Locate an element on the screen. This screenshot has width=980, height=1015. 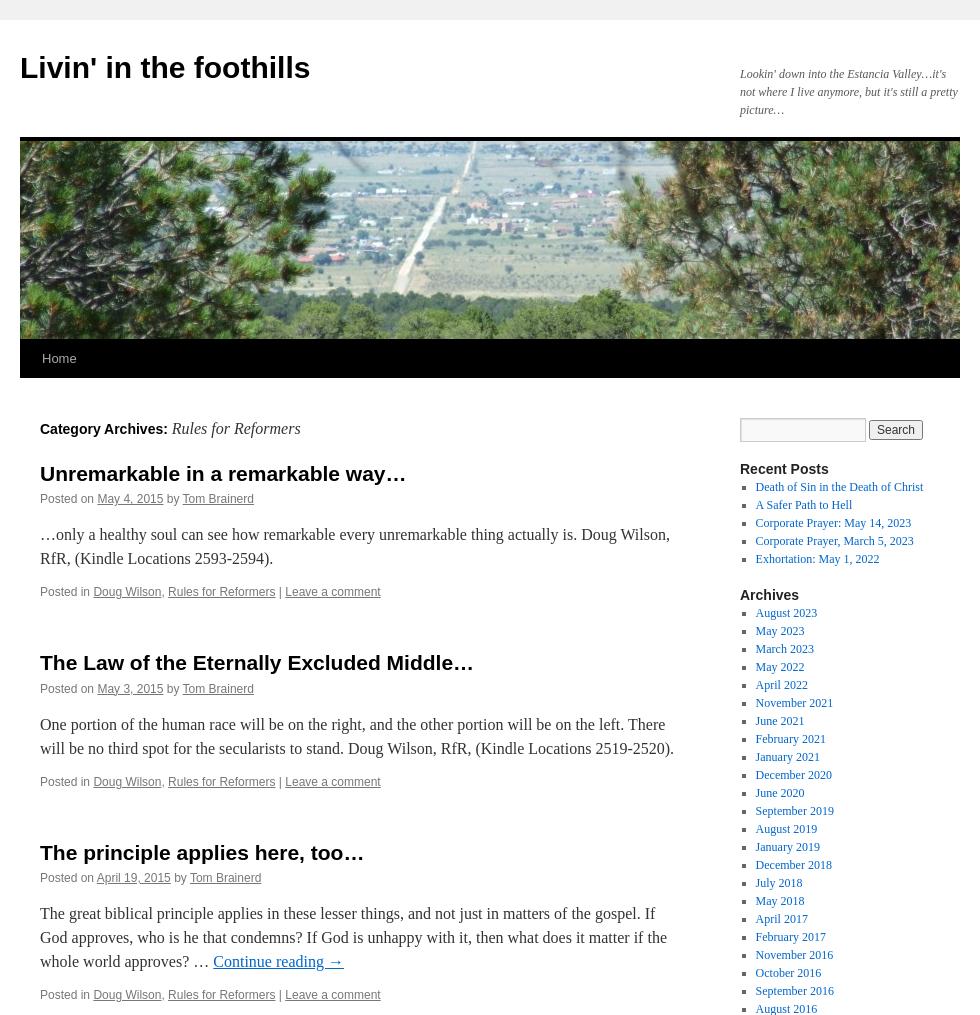
'May 4, 2015' is located at coordinates (130, 497).